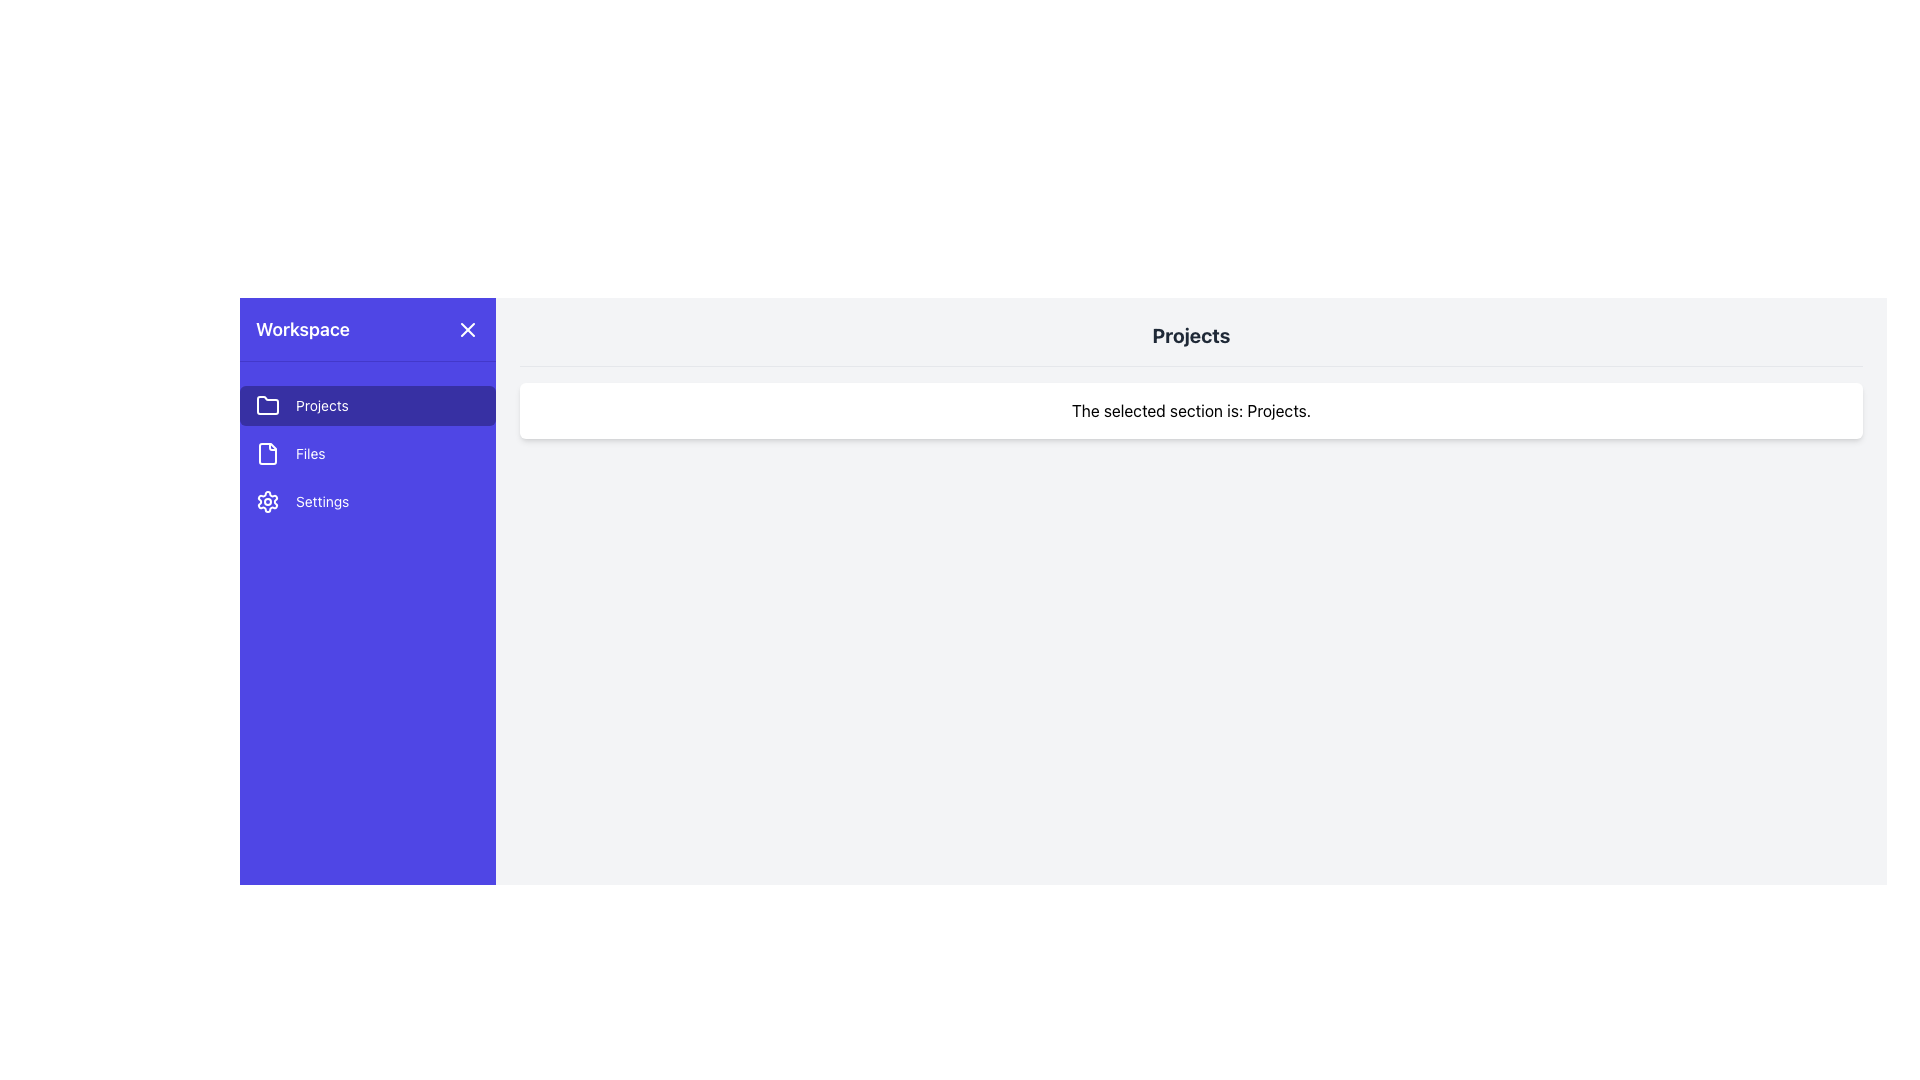 This screenshot has height=1080, width=1920. I want to click on the 'Files' label in the sidebar menu, which indicates the functionality related to file navigation or details, so click(309, 454).